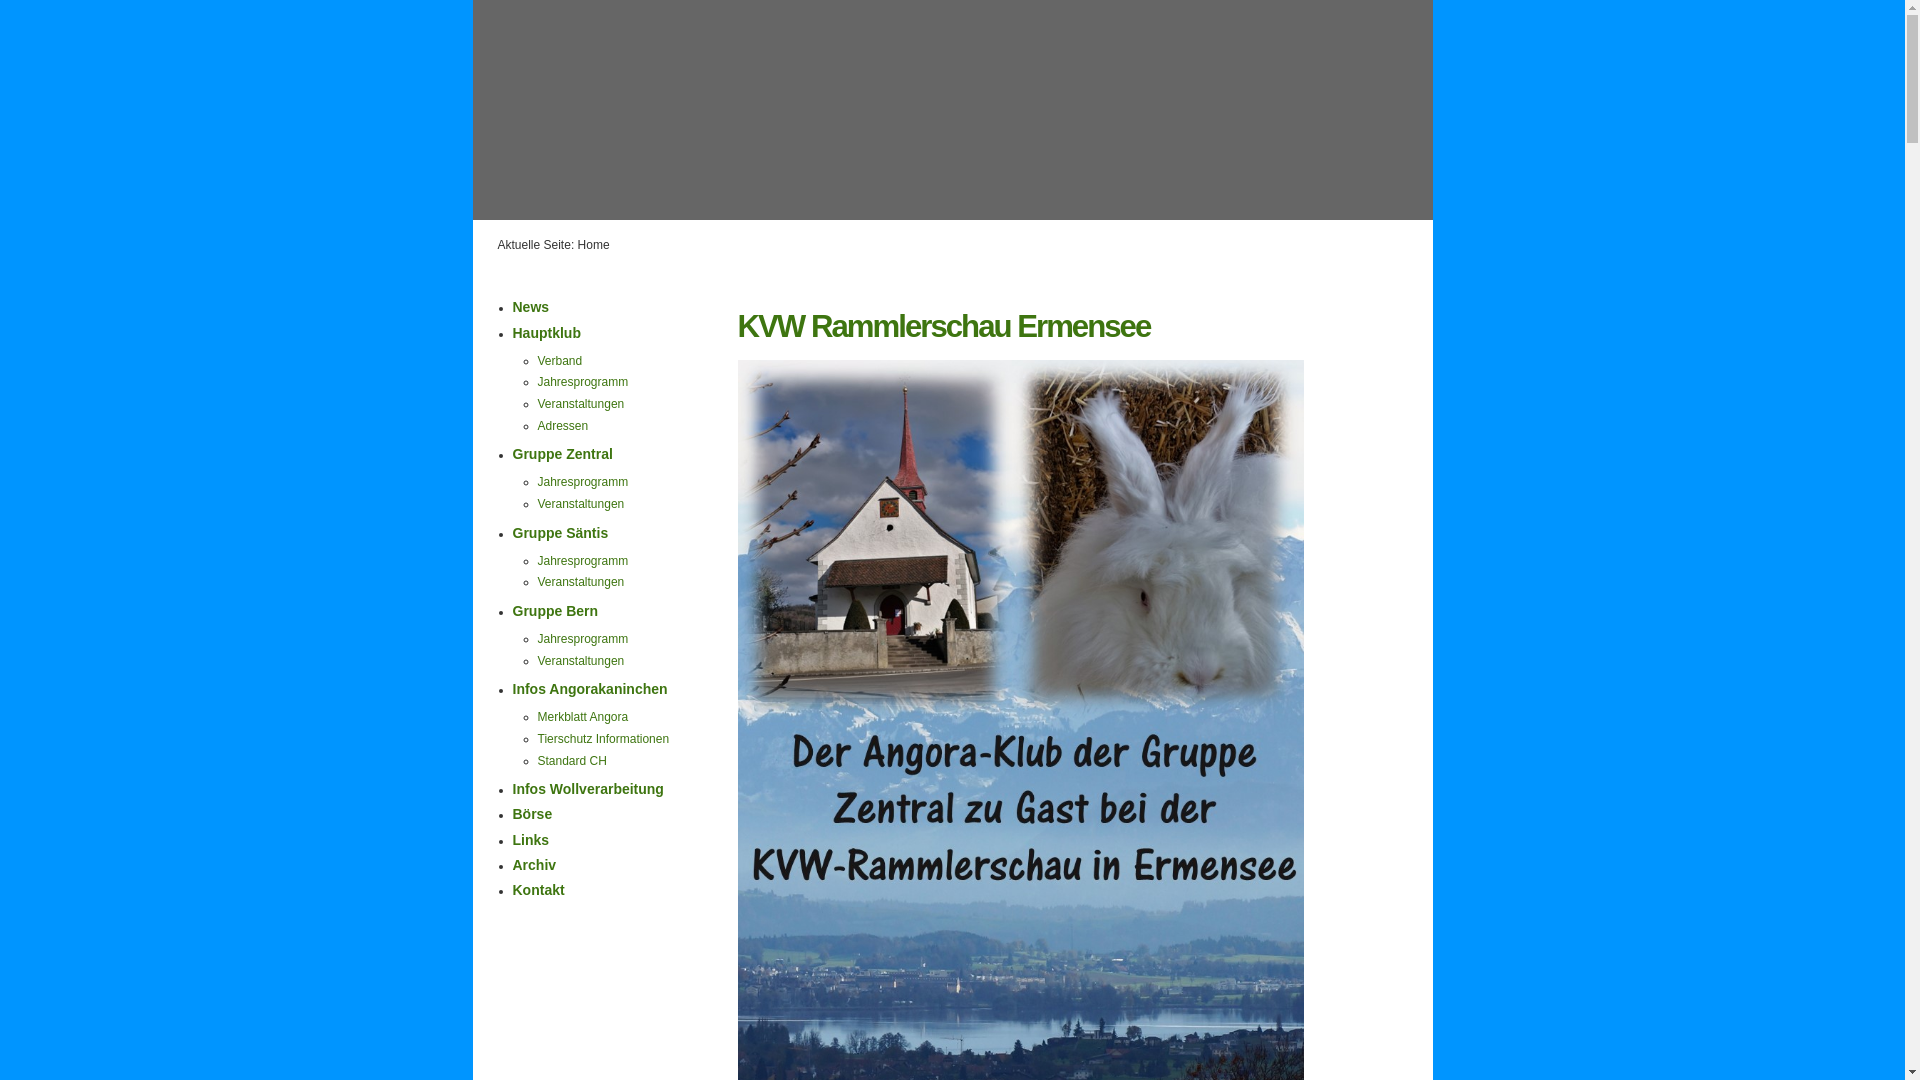  Describe the element at coordinates (537, 660) in the screenshot. I see `'Veranstaltungen'` at that location.